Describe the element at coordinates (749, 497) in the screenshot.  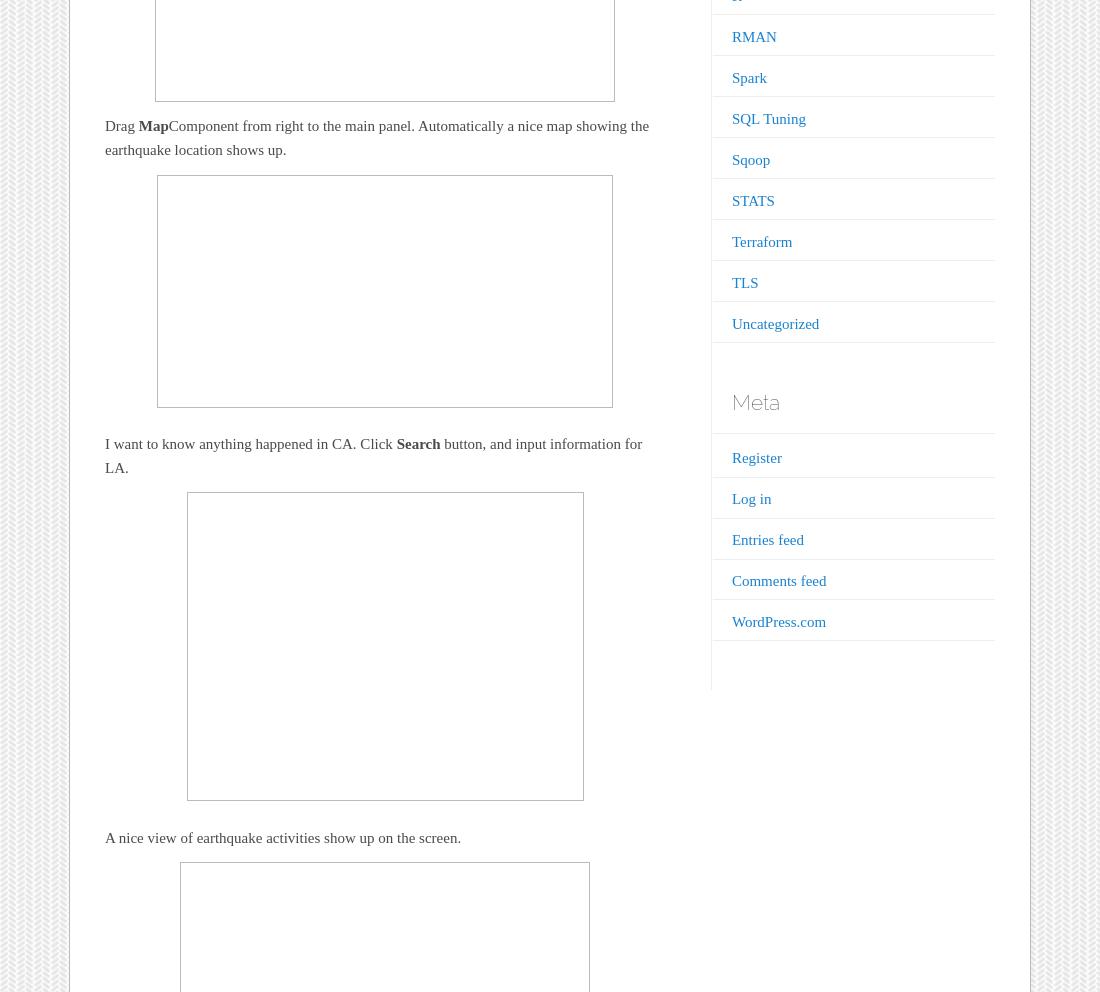
I see `'Log in'` at that location.